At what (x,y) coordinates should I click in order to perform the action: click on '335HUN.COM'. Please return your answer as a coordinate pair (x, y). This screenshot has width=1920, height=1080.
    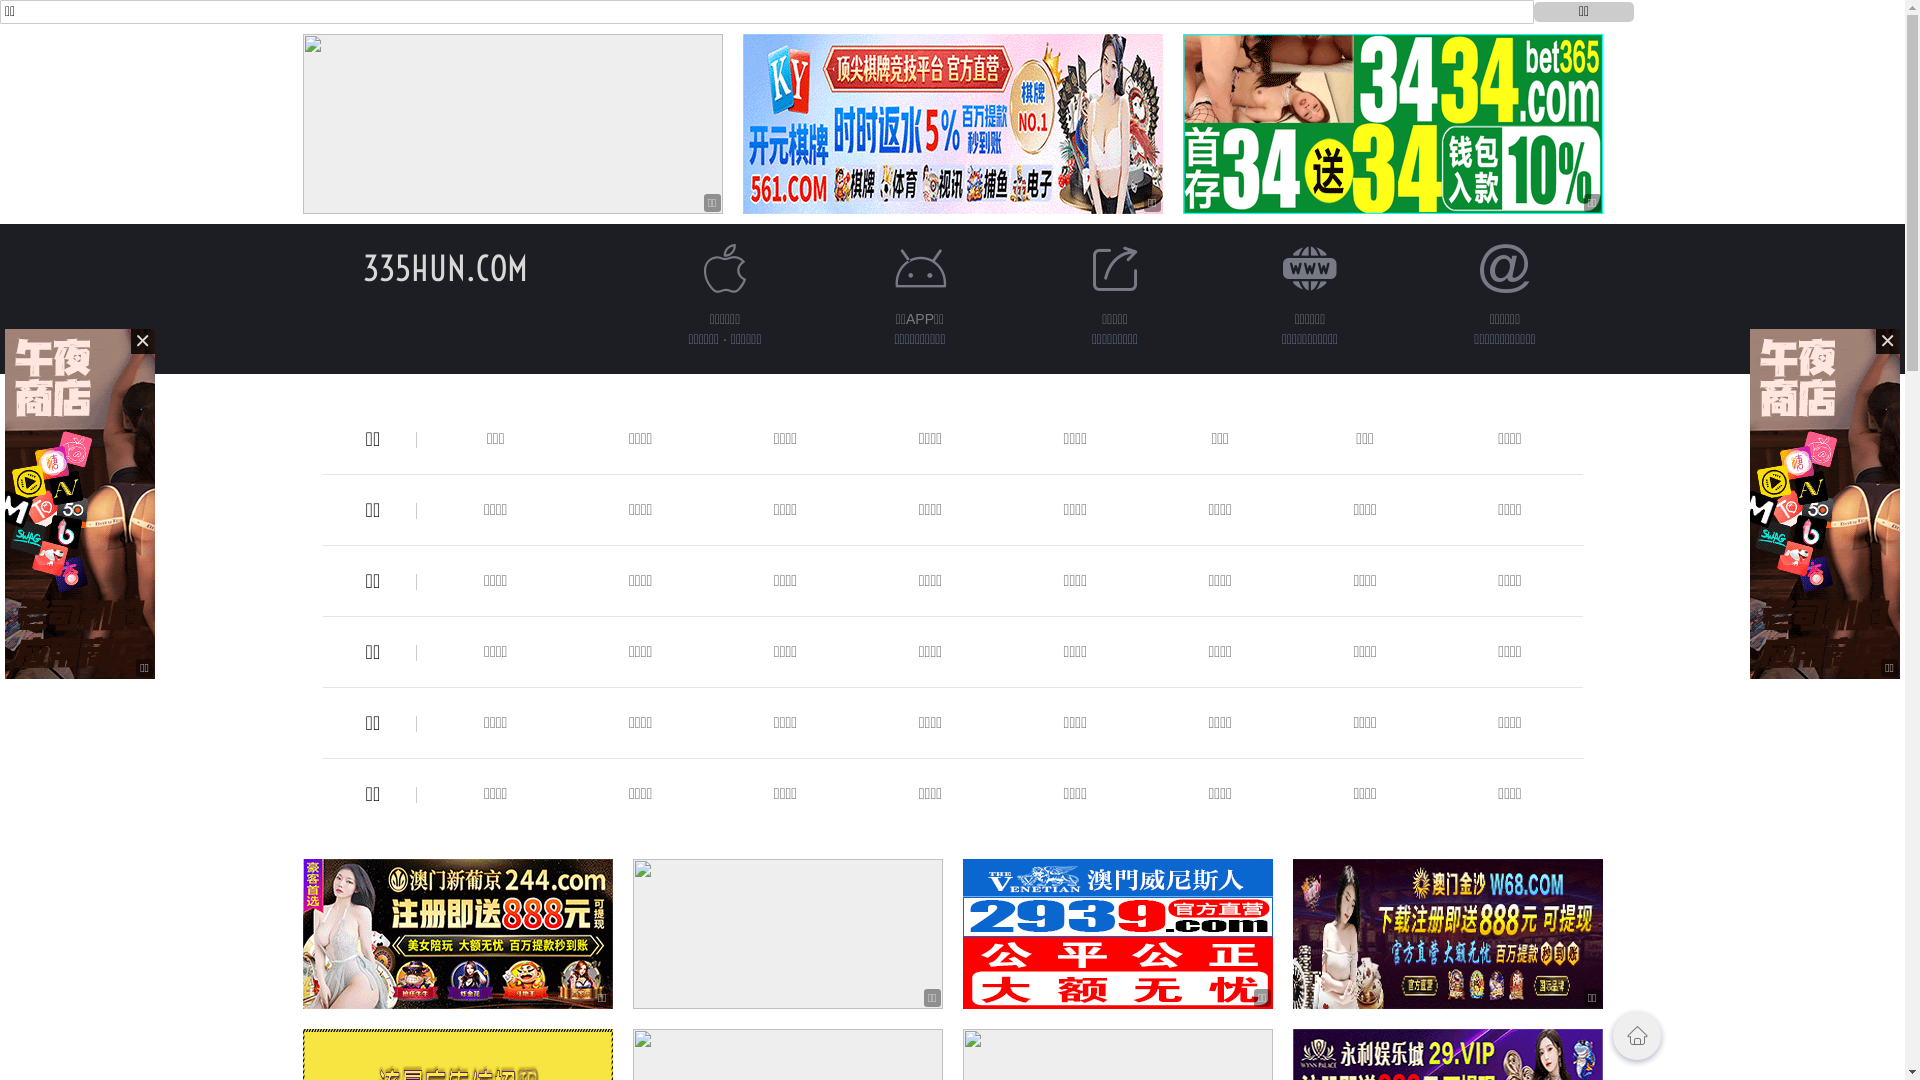
    Looking at the image, I should click on (444, 267).